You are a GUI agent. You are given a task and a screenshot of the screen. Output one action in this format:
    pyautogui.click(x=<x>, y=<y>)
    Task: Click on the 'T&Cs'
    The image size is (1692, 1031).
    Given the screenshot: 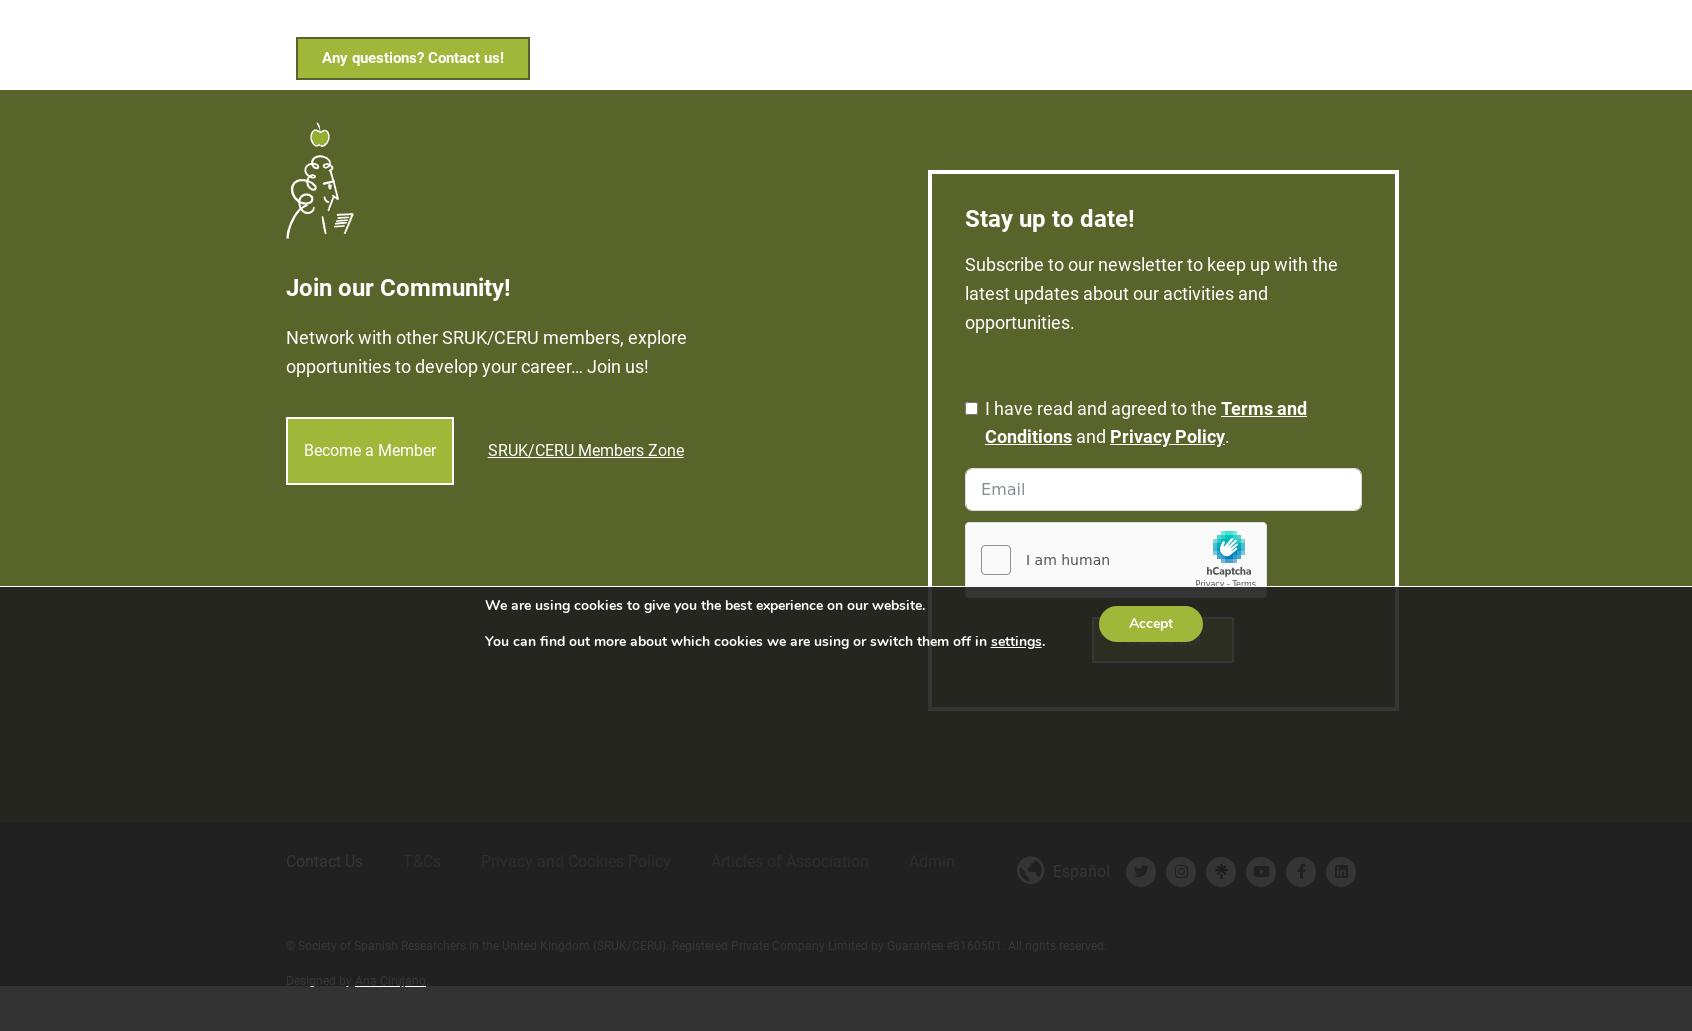 What is the action you would take?
    pyautogui.click(x=421, y=843)
    